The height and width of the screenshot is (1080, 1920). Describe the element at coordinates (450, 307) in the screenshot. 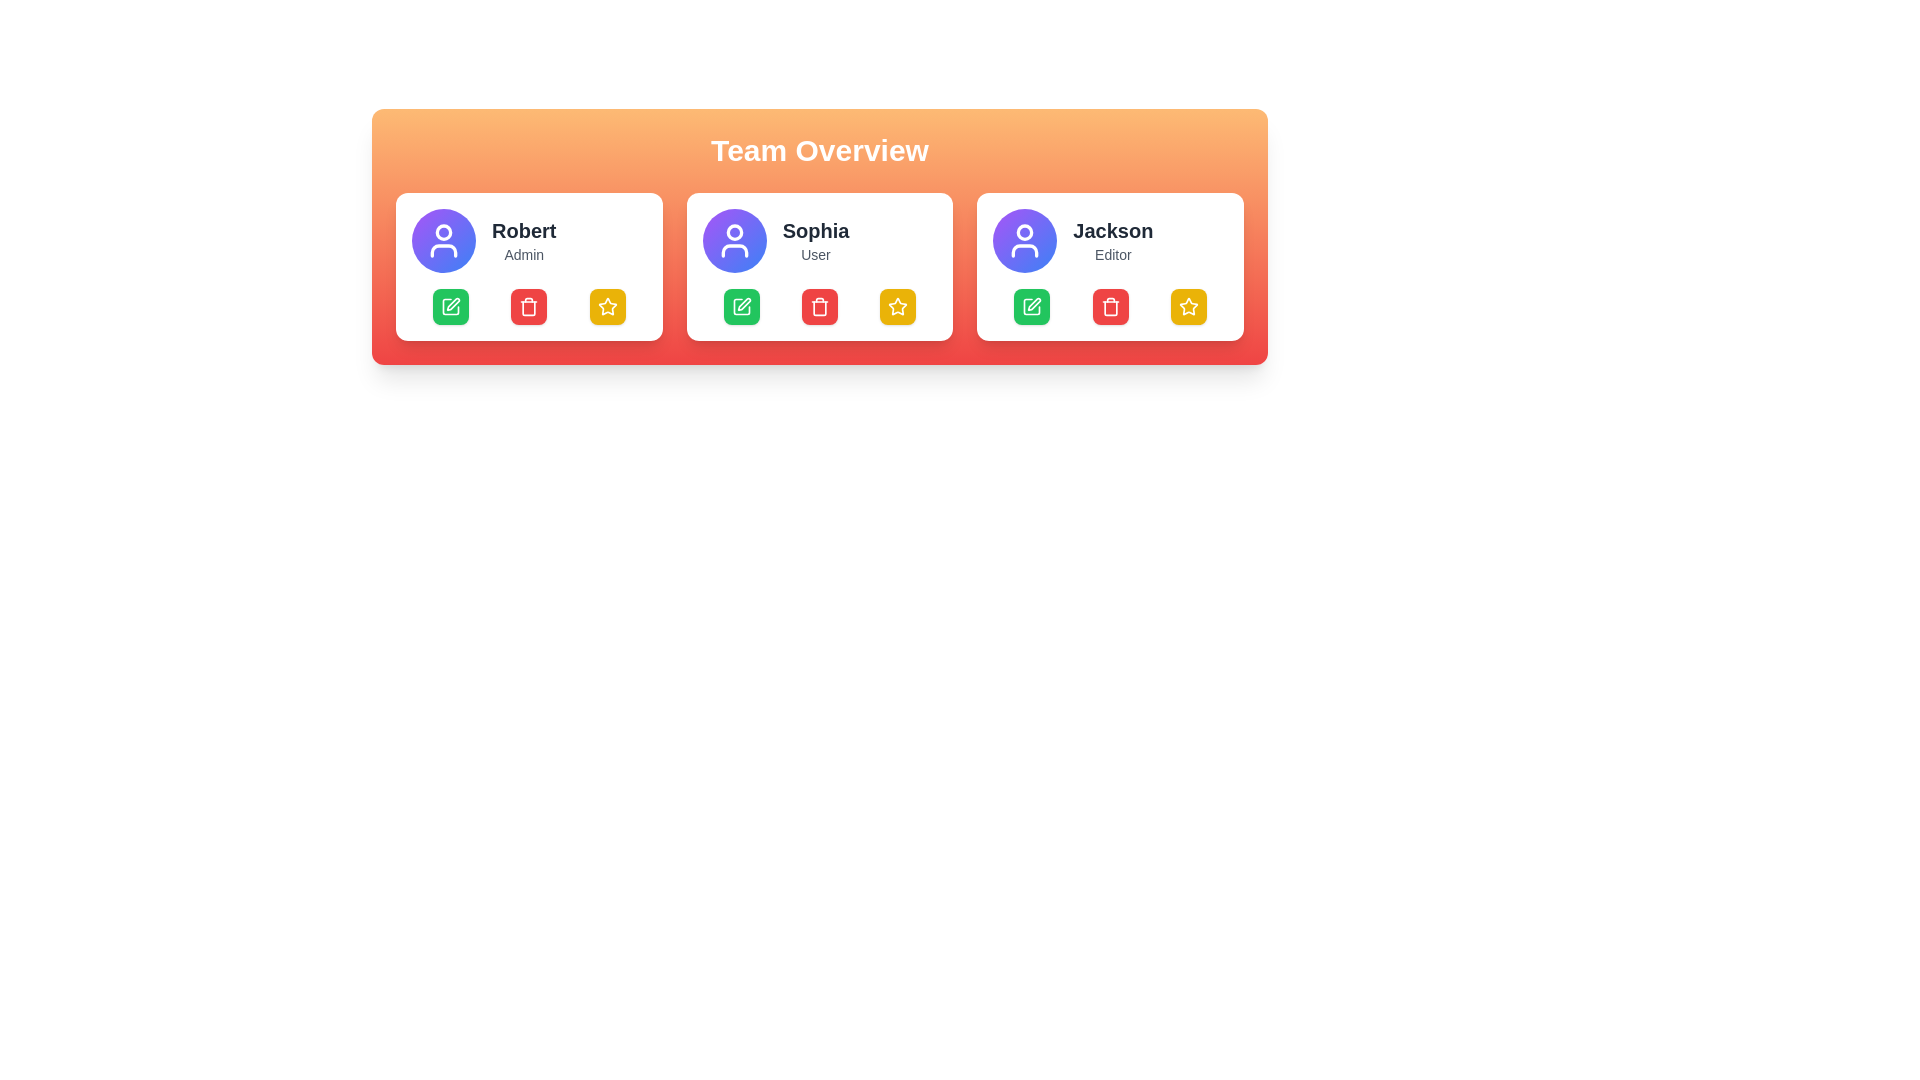

I see `the leftmost green button in the series of action buttons associated with a user card in the top-left corner for tooltip or highlight effect` at that location.